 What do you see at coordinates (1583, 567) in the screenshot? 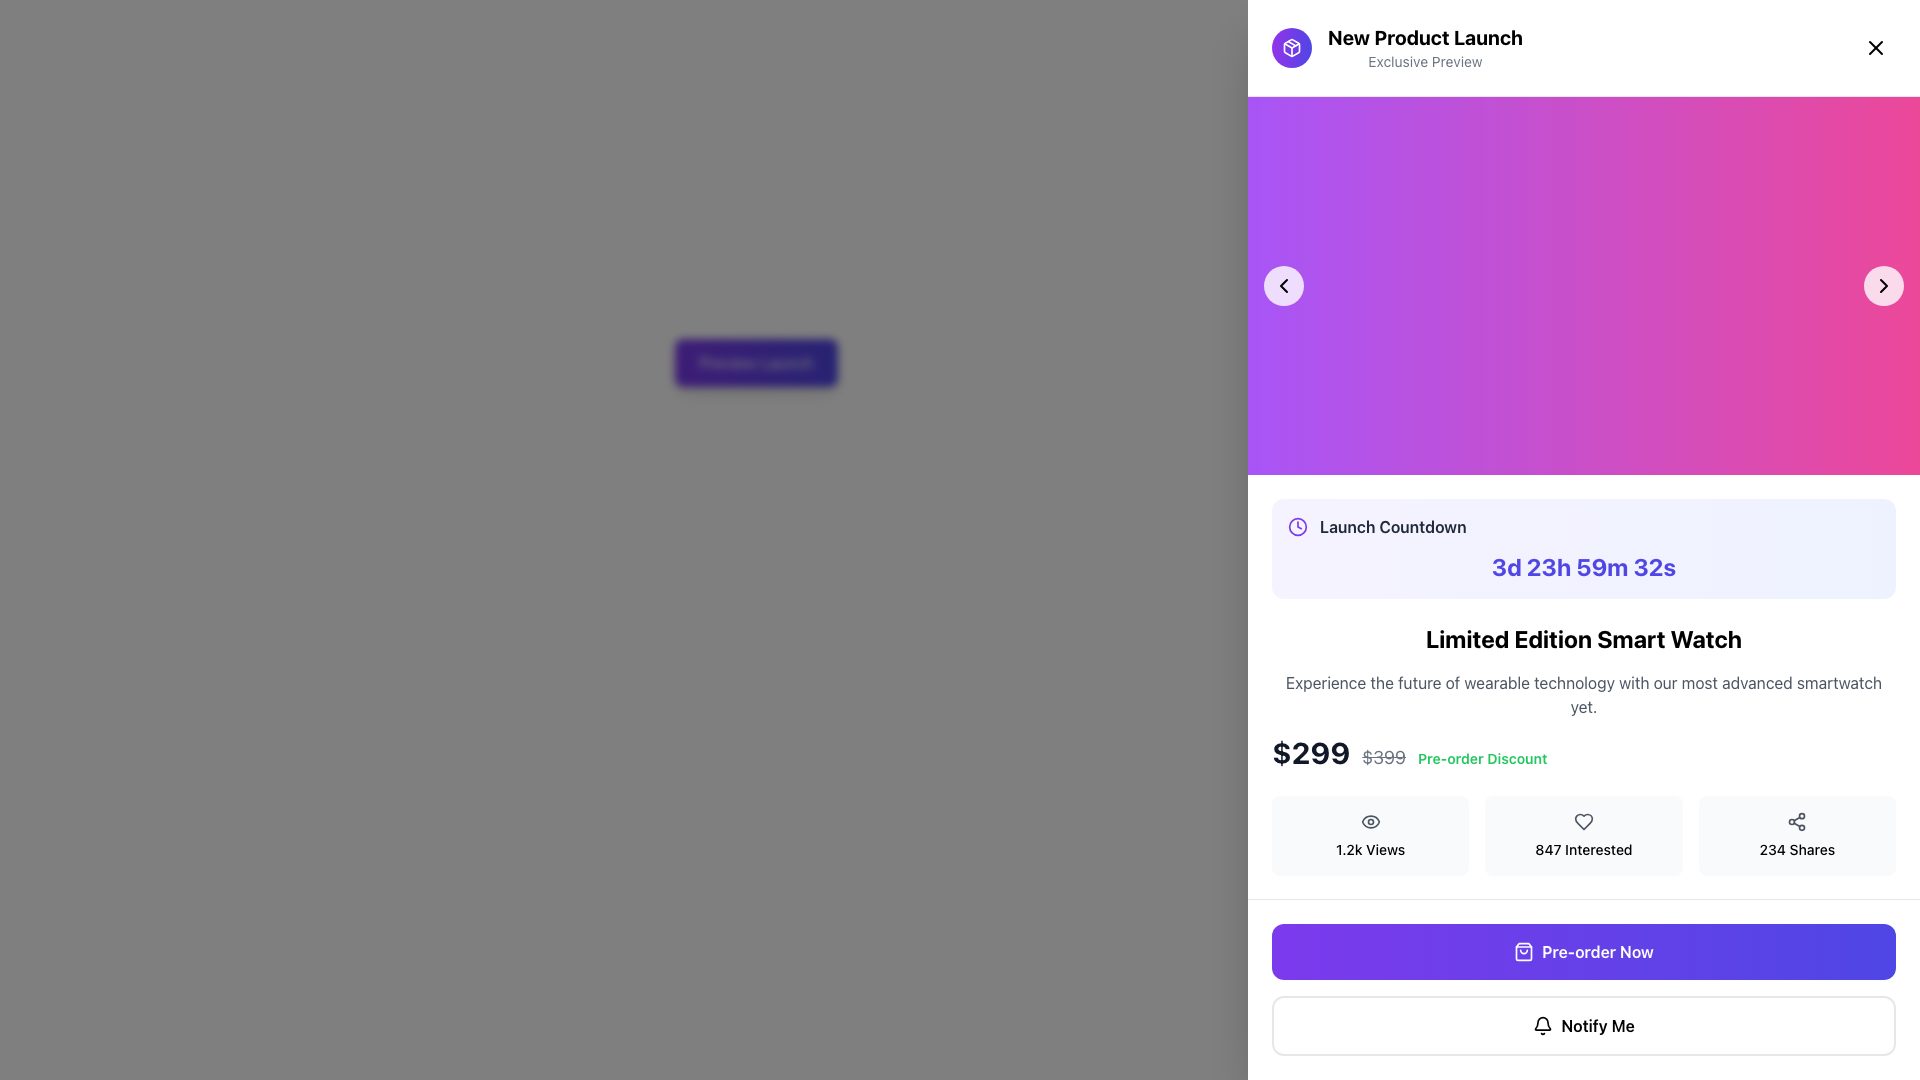
I see `time left from the static text display located in the 'Launch Countdown' section, positioned below its title text` at bounding box center [1583, 567].